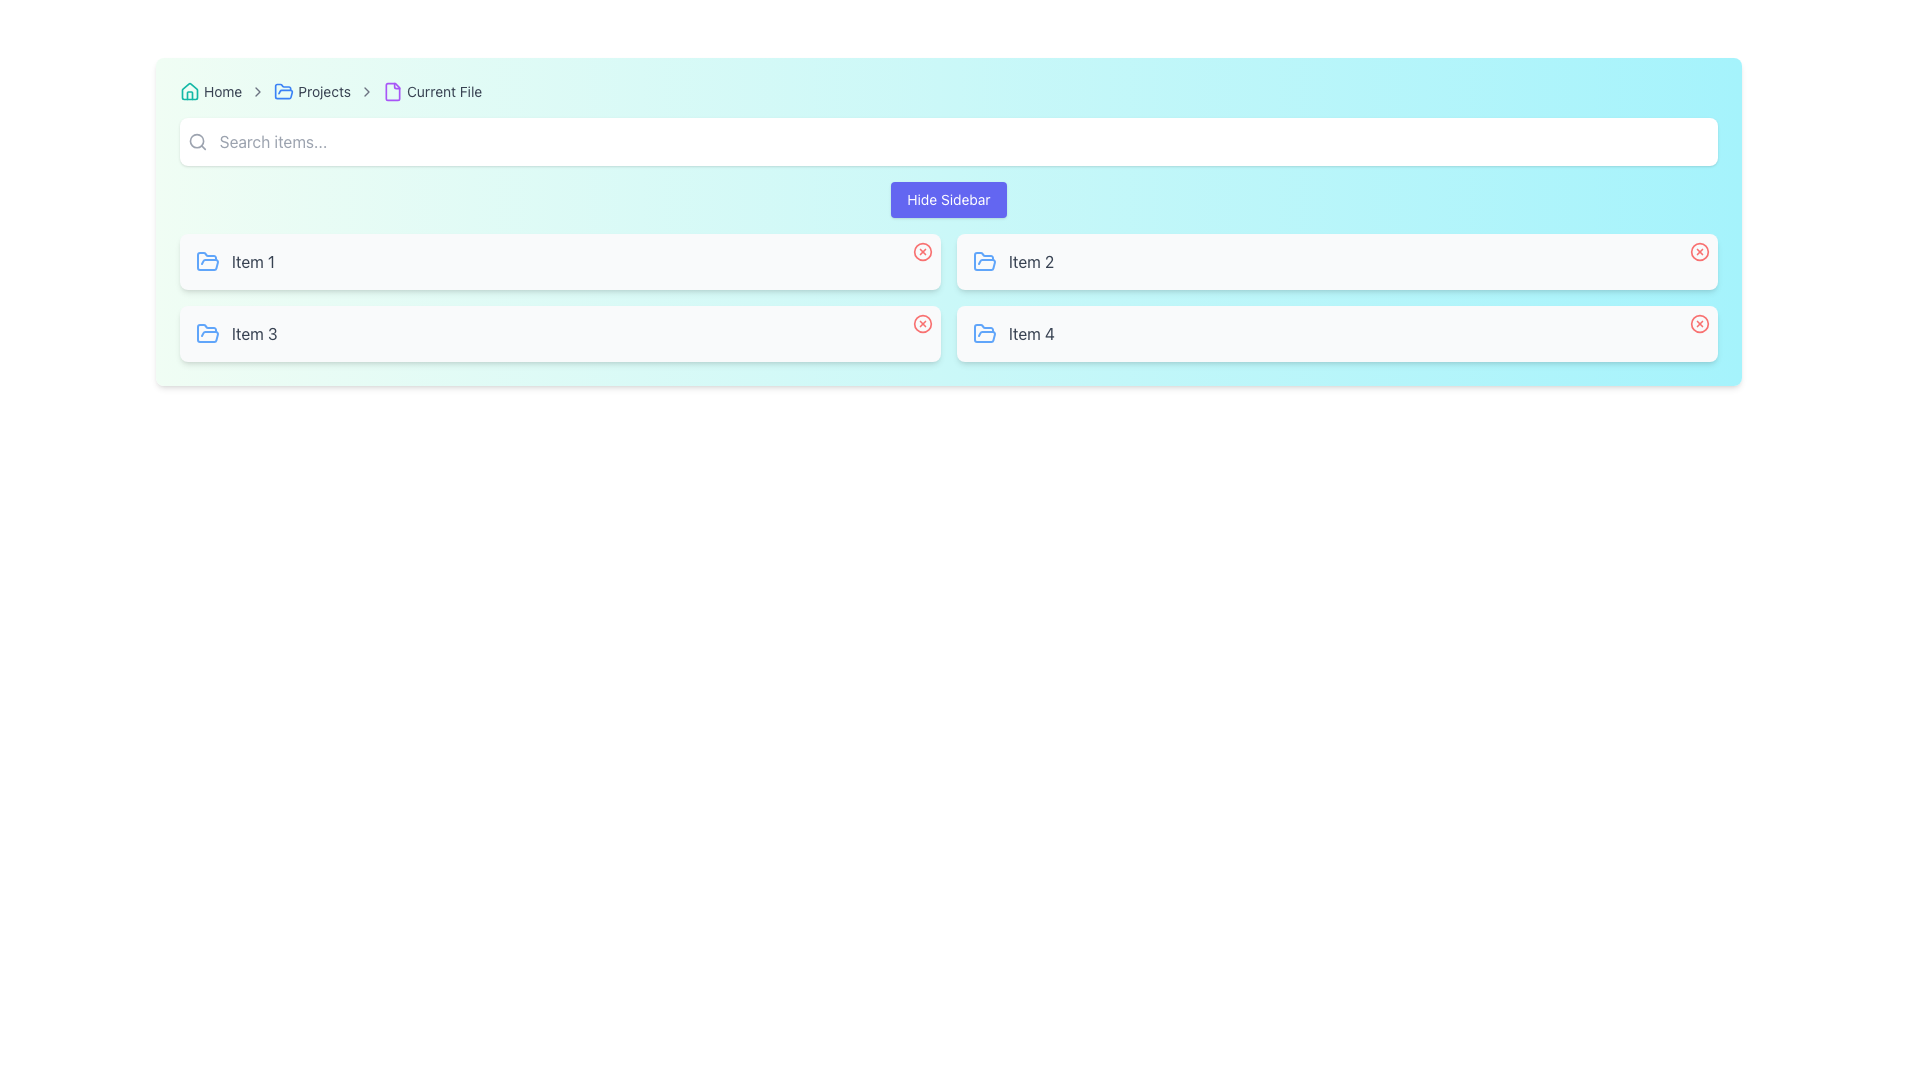 The height and width of the screenshot is (1080, 1920). I want to click on the text label reading 'Item 2', which is styled in gray and positioned between a blue folder icon and a red 'X' icon in a structured row, so click(1031, 261).